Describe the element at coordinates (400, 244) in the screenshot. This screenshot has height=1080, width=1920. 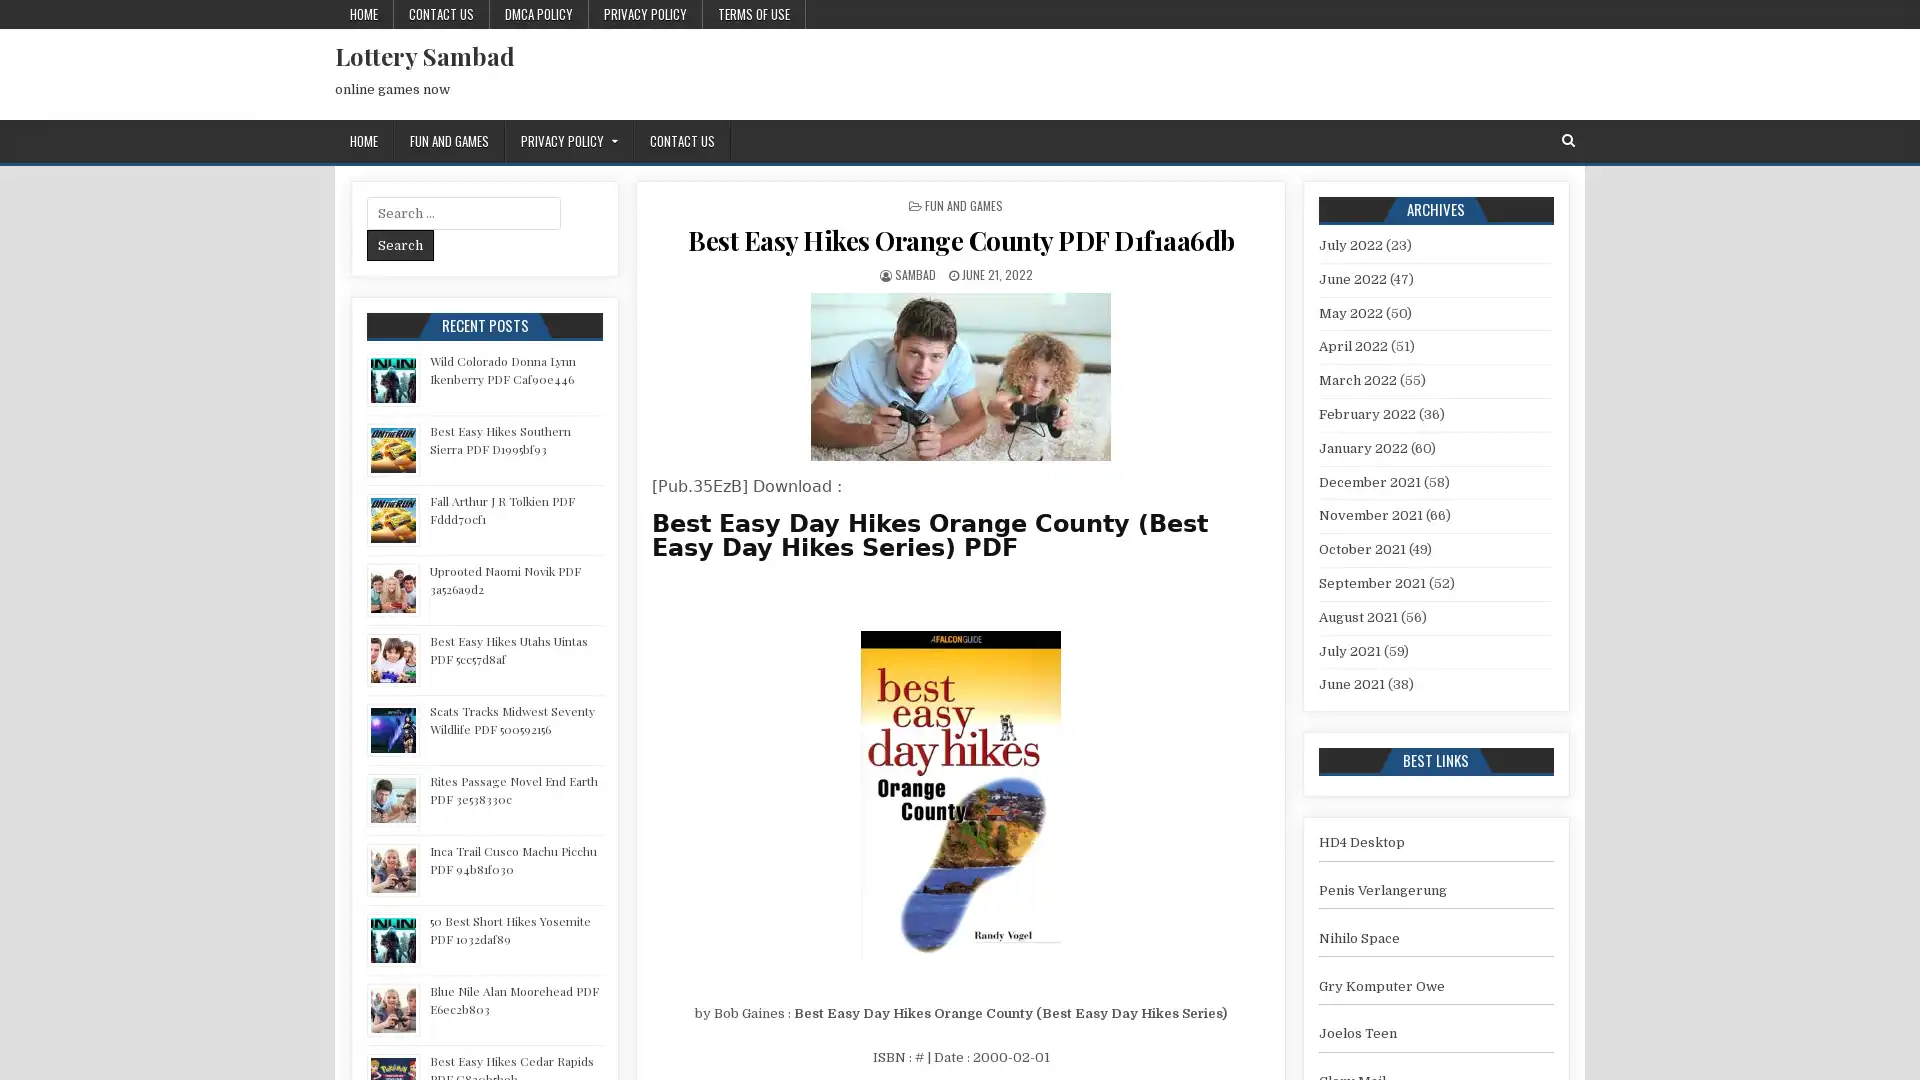
I see `Search` at that location.